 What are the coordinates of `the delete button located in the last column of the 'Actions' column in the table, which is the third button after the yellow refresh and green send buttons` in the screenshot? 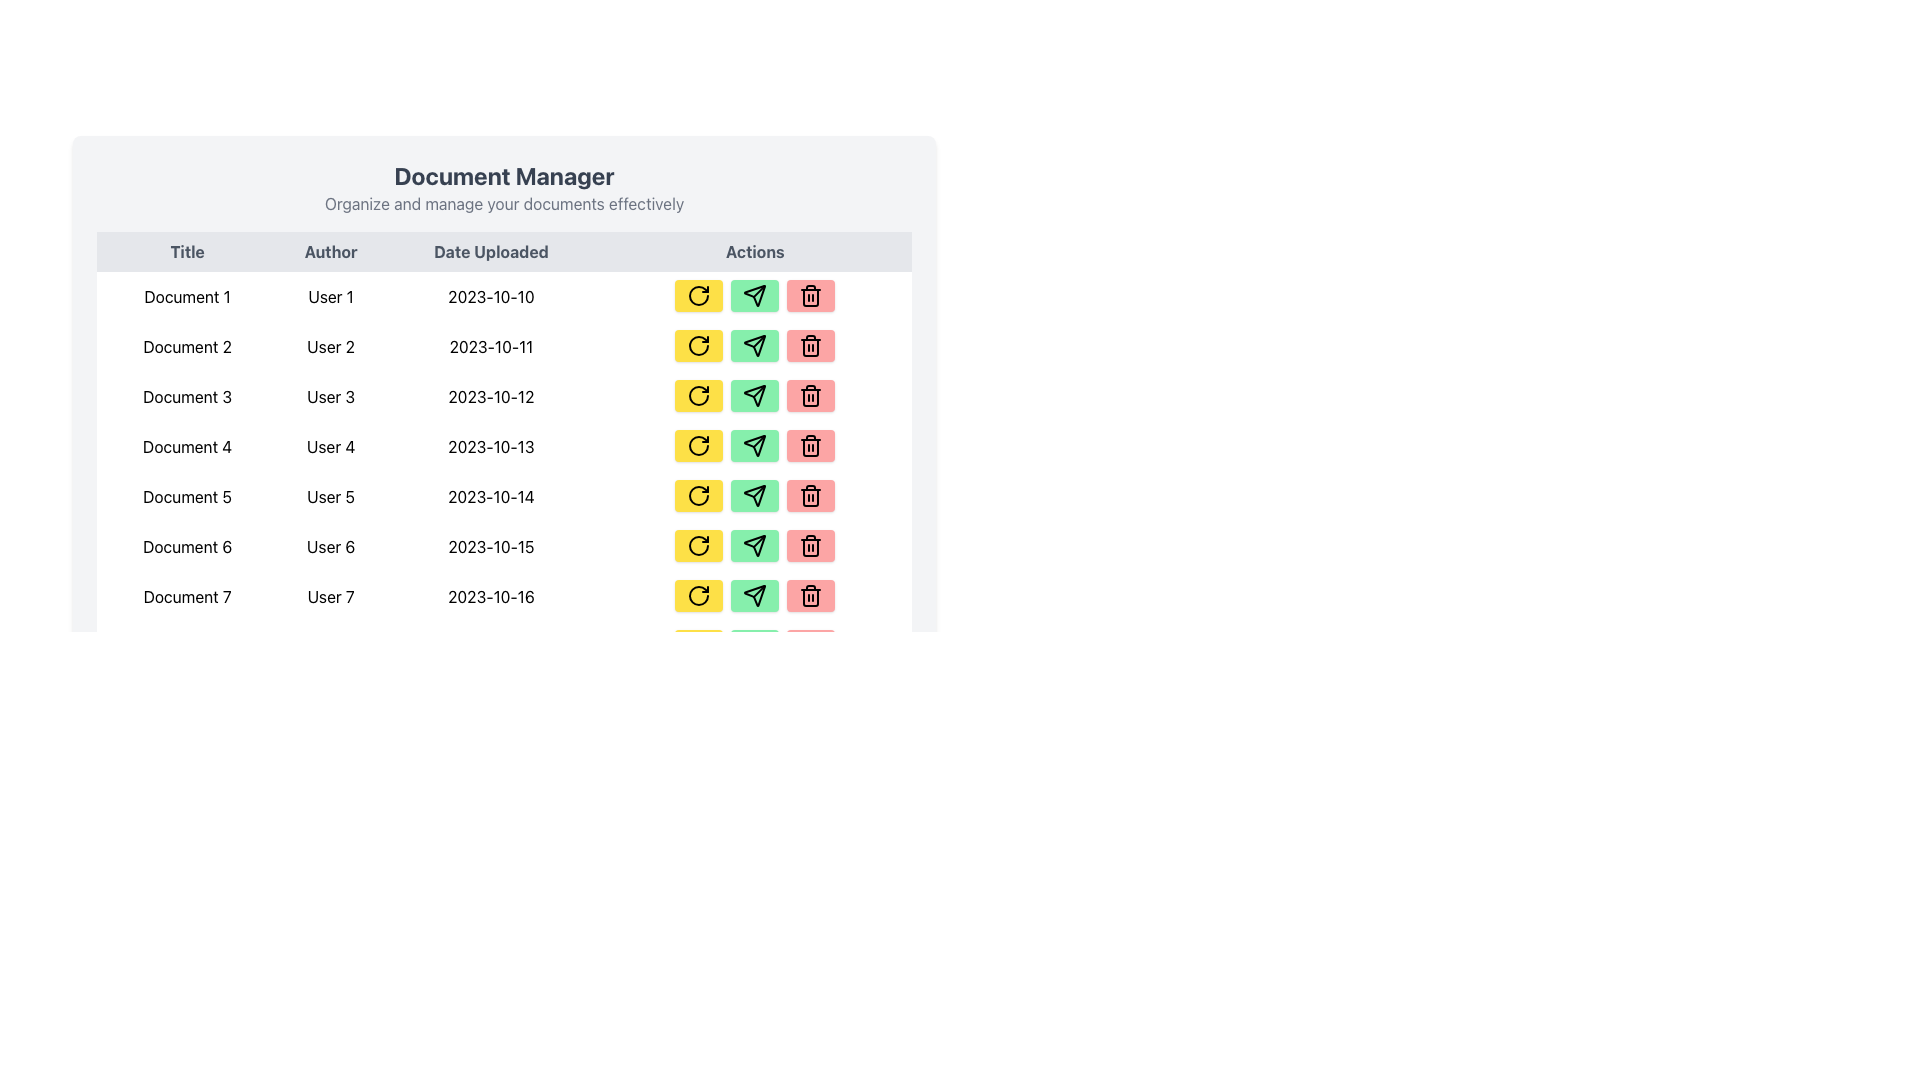 It's located at (811, 296).